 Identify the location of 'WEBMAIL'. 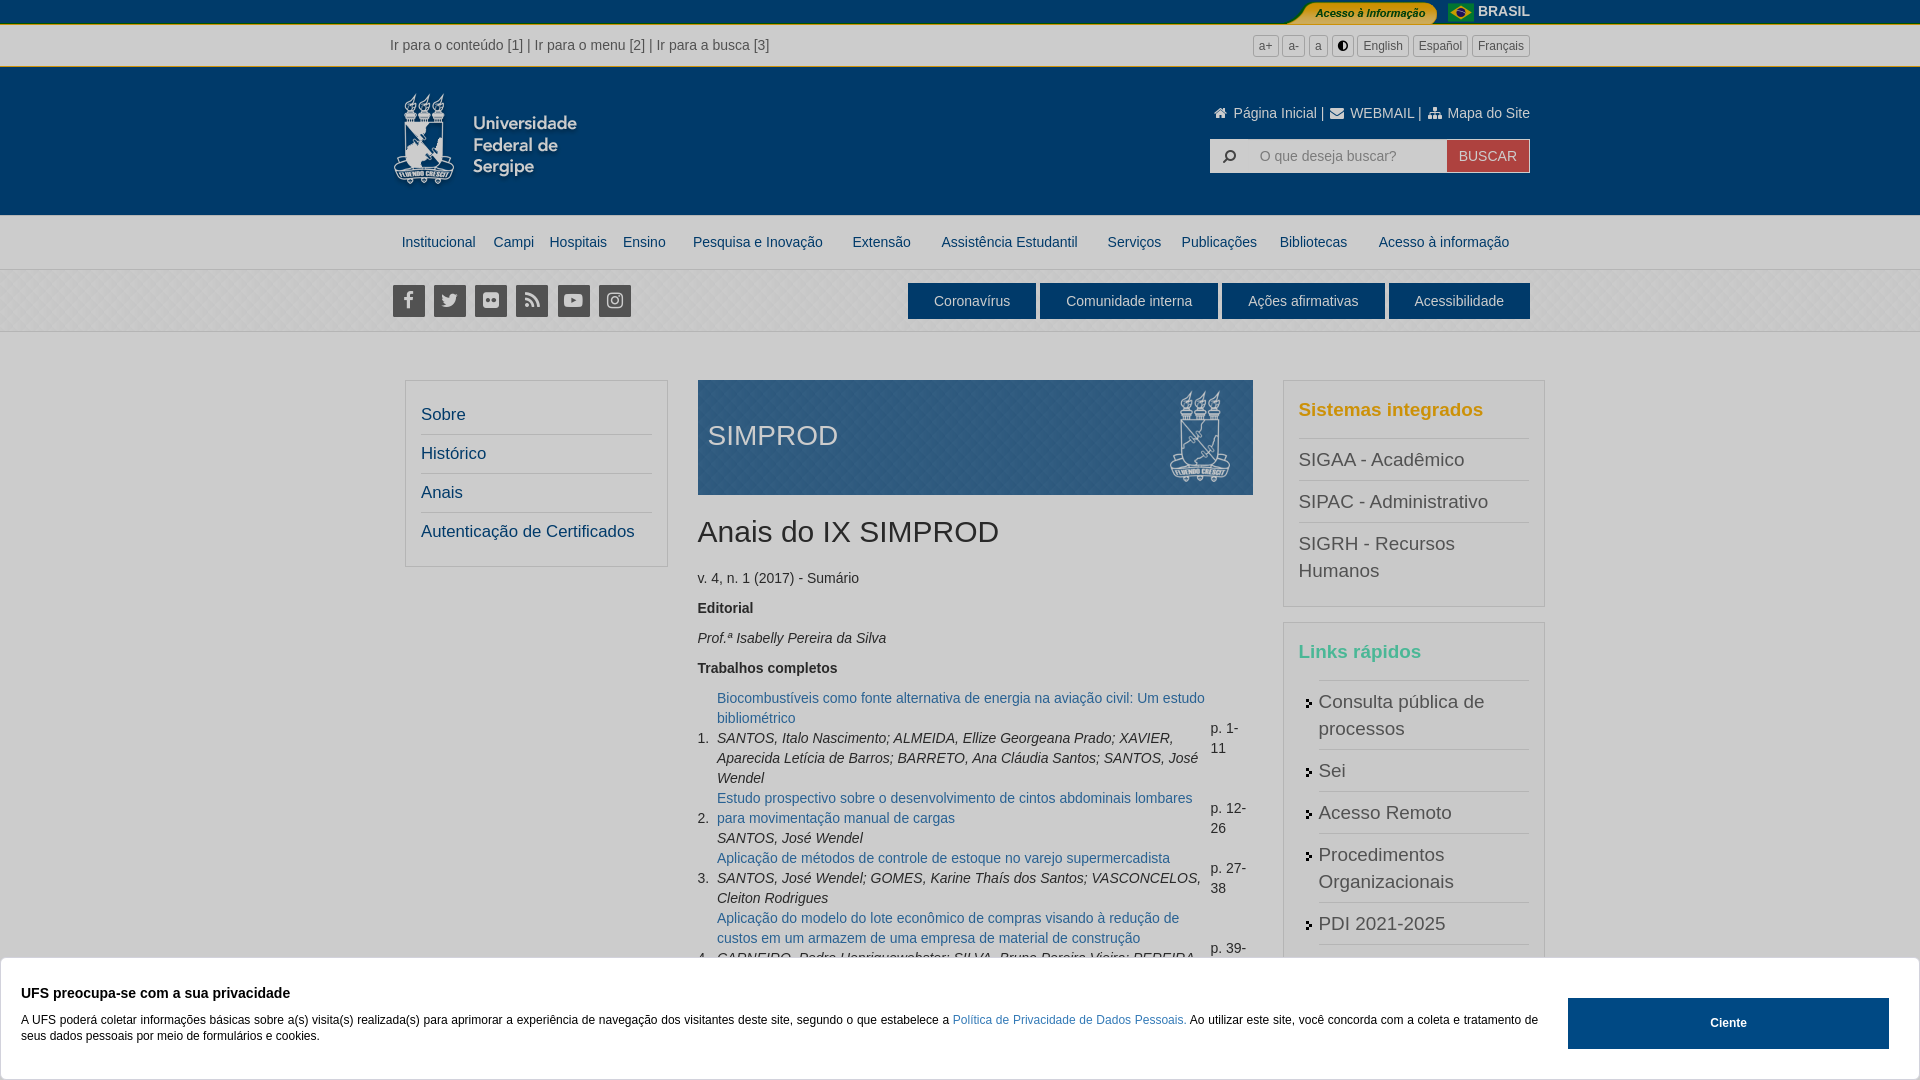
(1370, 112).